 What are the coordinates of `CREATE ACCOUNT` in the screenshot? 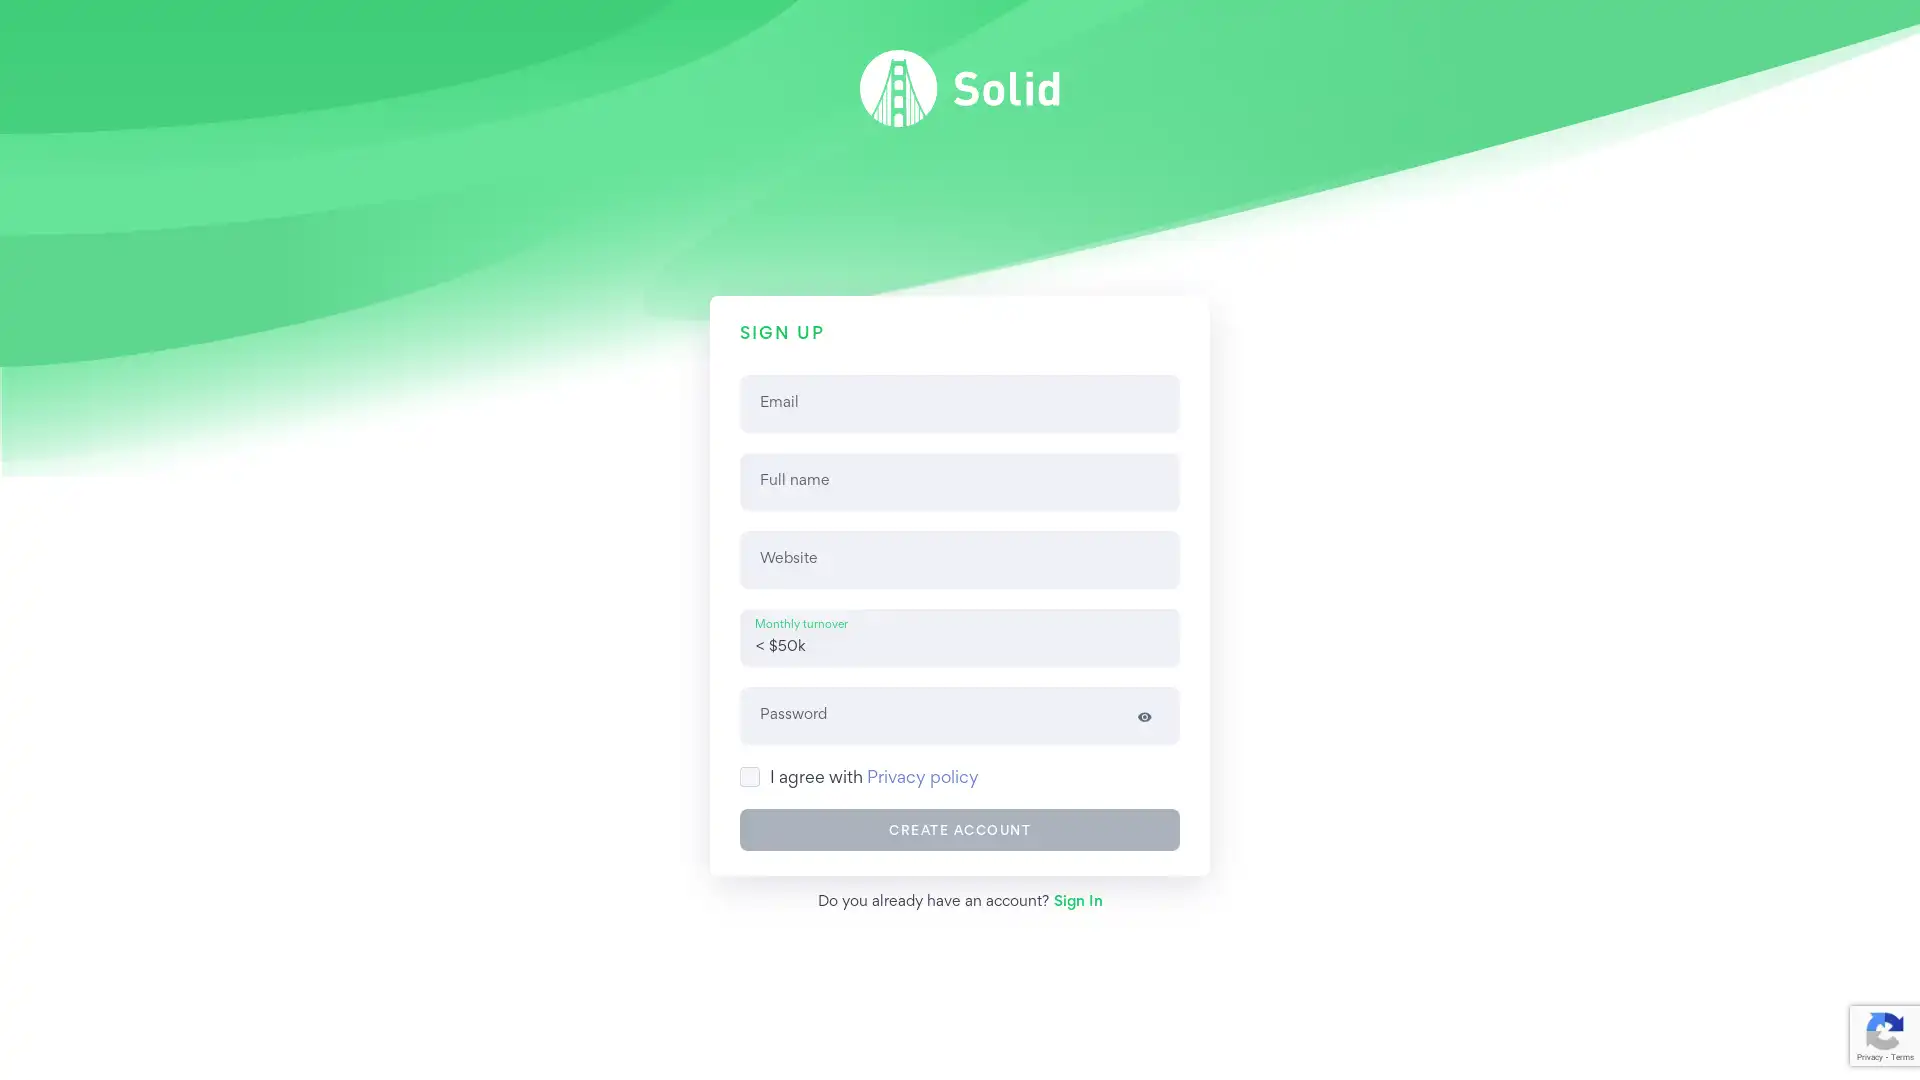 It's located at (960, 829).